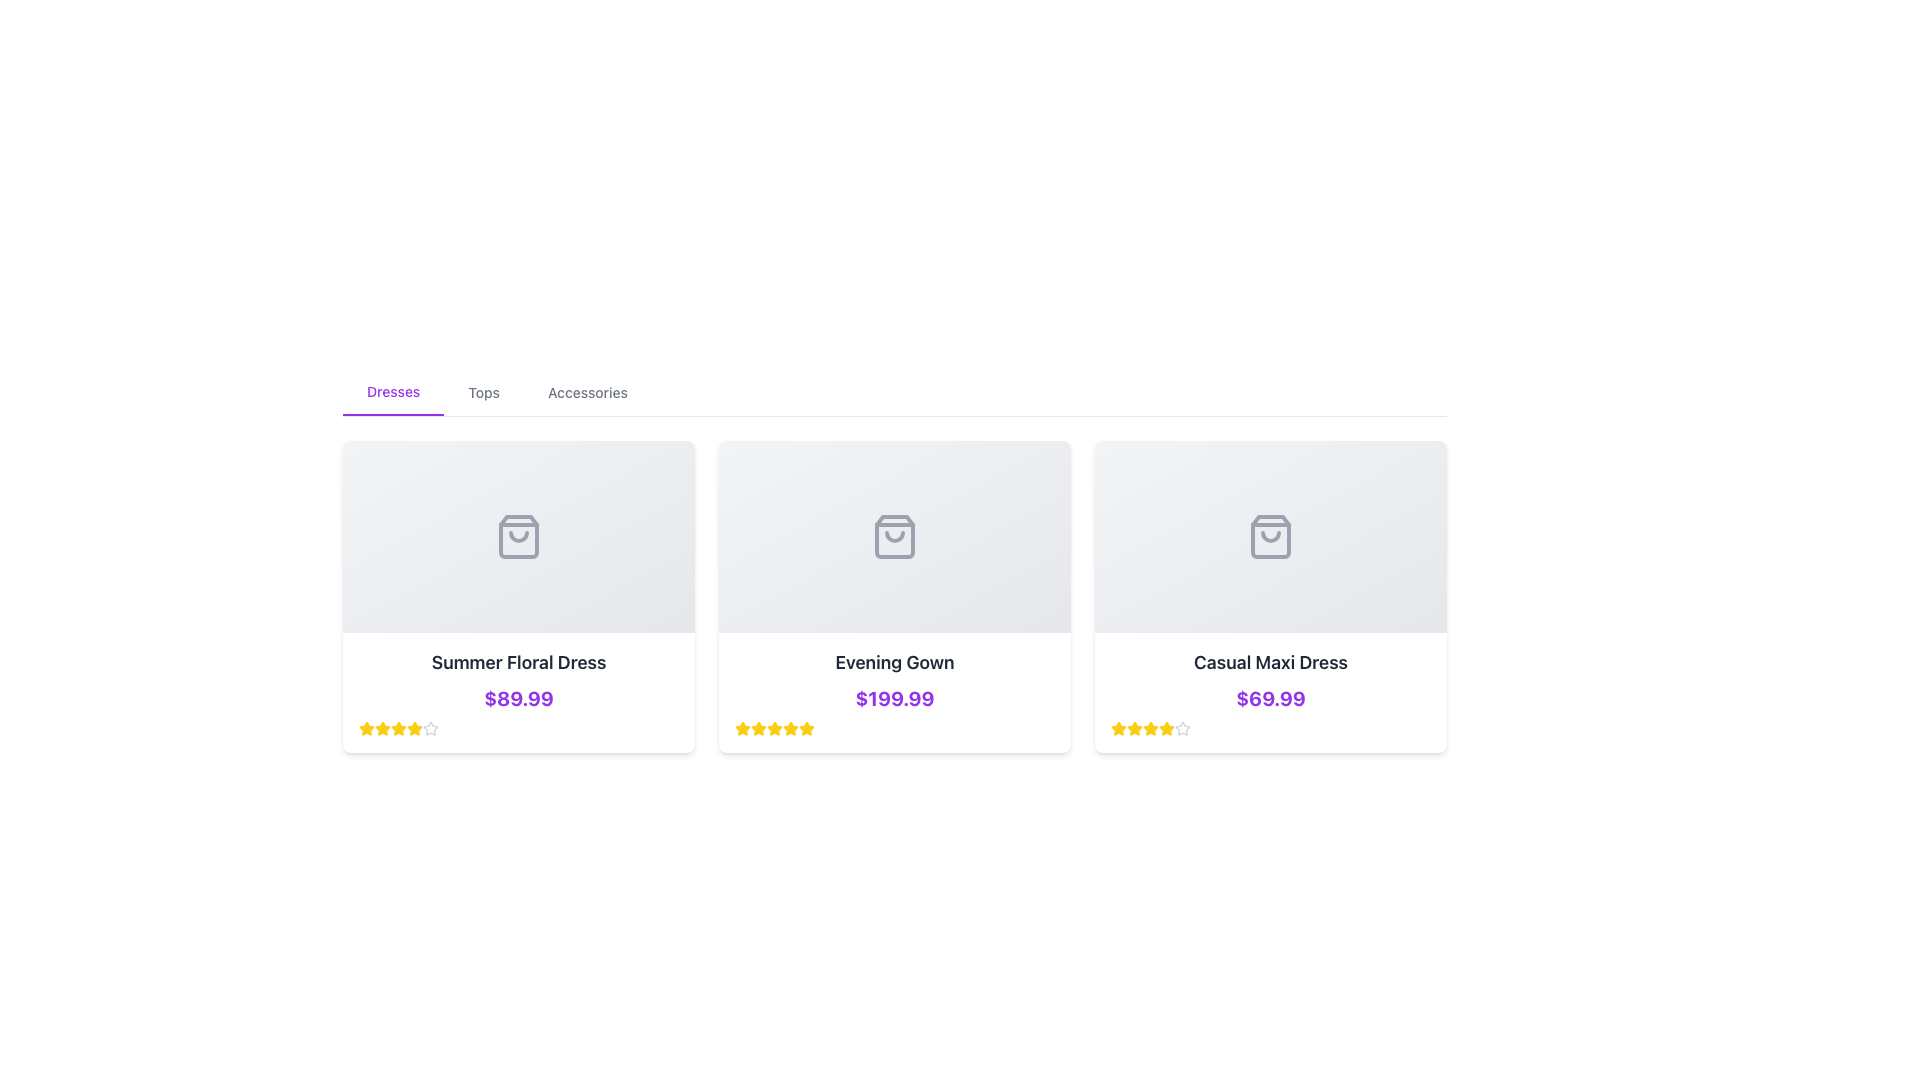  What do you see at coordinates (1134, 728) in the screenshot?
I see `the second yellow star icon in the rating system located under the '$69.99' text for the 'Casual Maxi Dress'` at bounding box center [1134, 728].